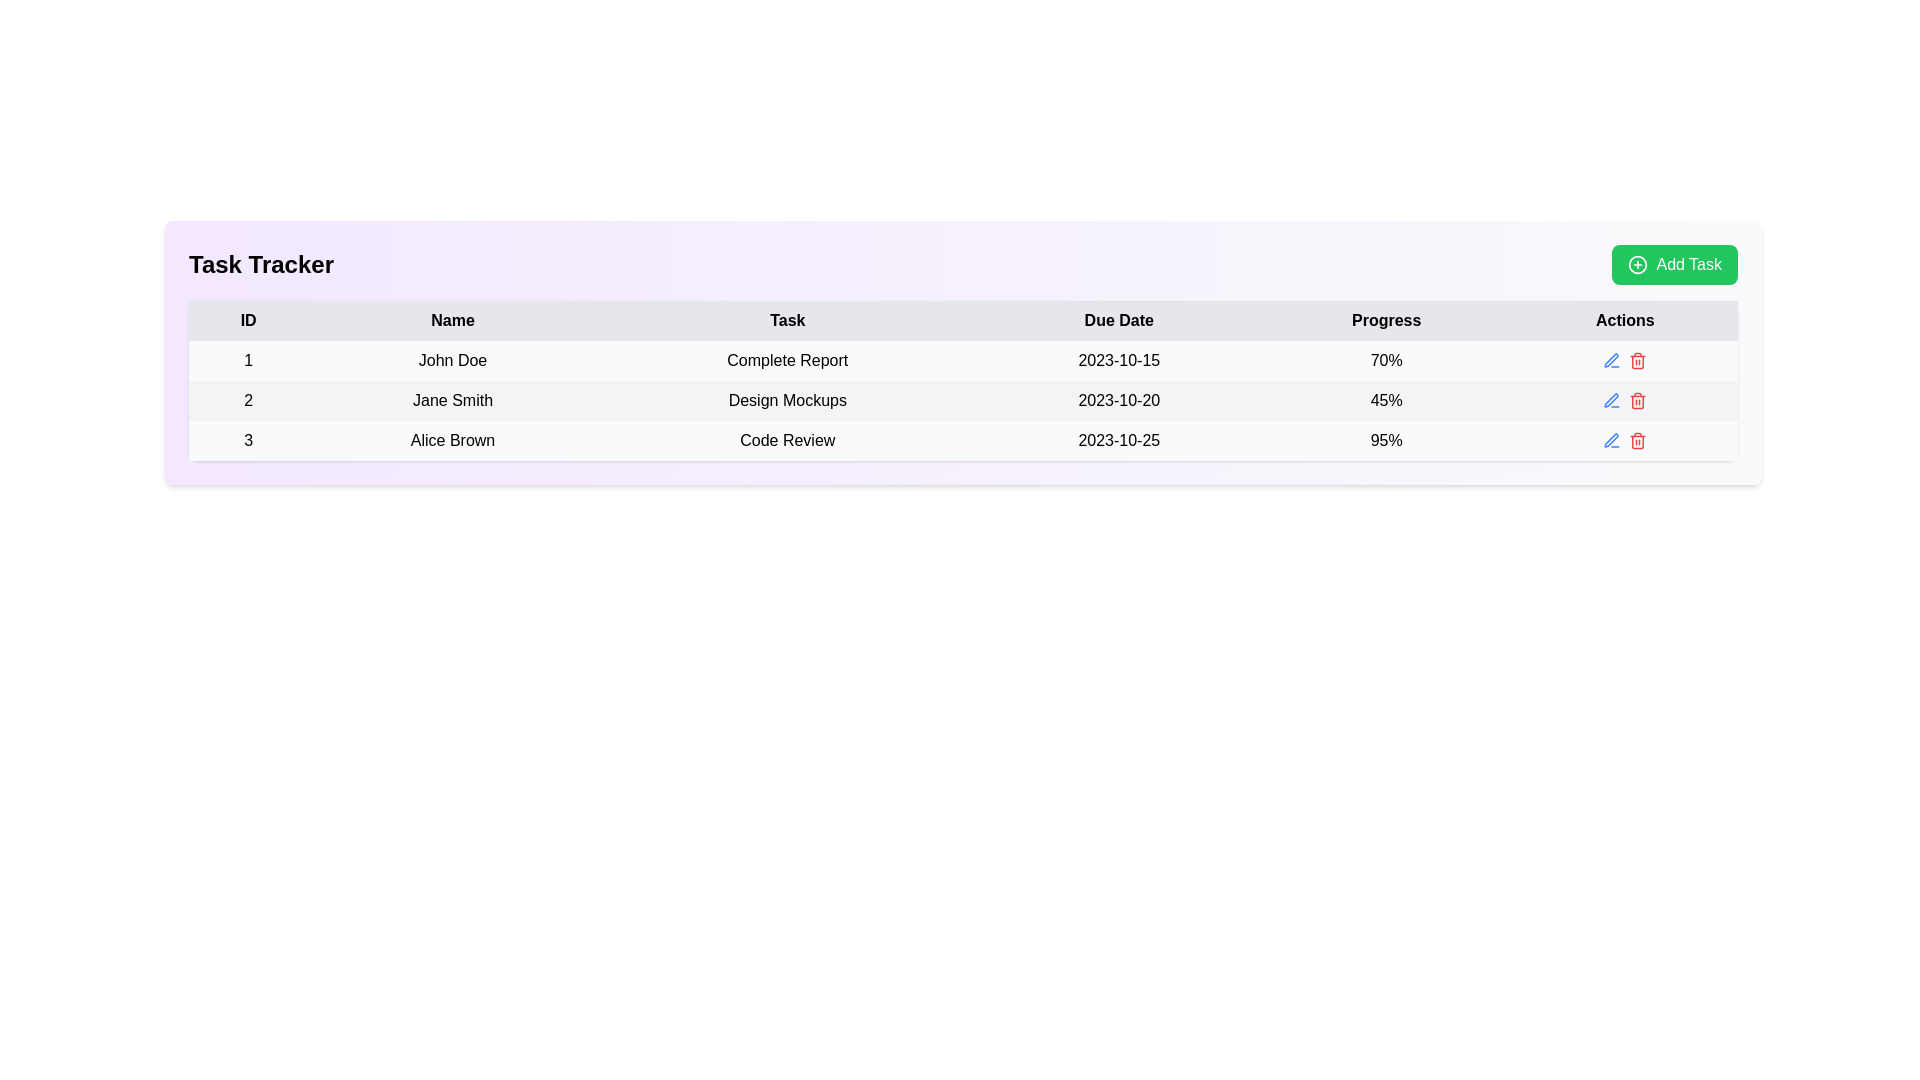  I want to click on the Text label displaying the name of the individual in the second row of the table under the 'Name' column, which is adjacent to ID '2' and 'Design Mockups', so click(451, 401).